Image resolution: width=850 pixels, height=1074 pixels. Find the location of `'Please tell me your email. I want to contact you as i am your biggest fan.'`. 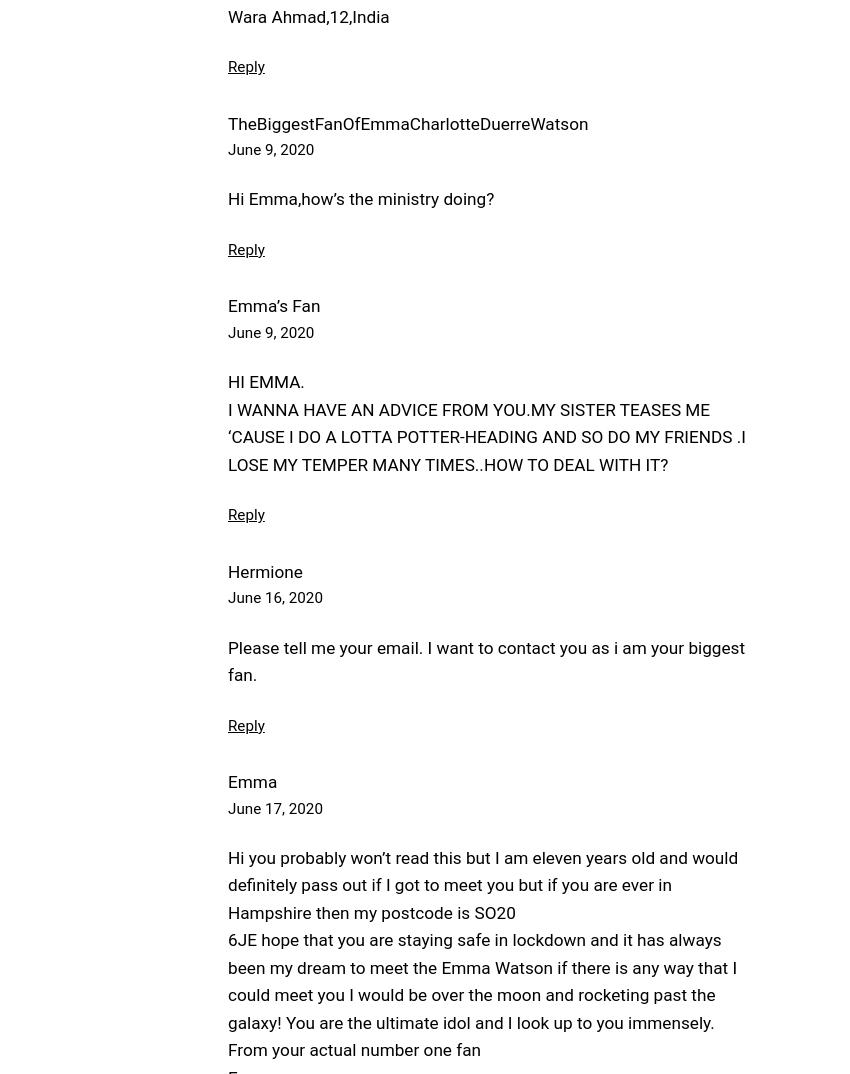

'Please tell me your email. I want to contact you as i am your biggest fan.' is located at coordinates (227, 660).